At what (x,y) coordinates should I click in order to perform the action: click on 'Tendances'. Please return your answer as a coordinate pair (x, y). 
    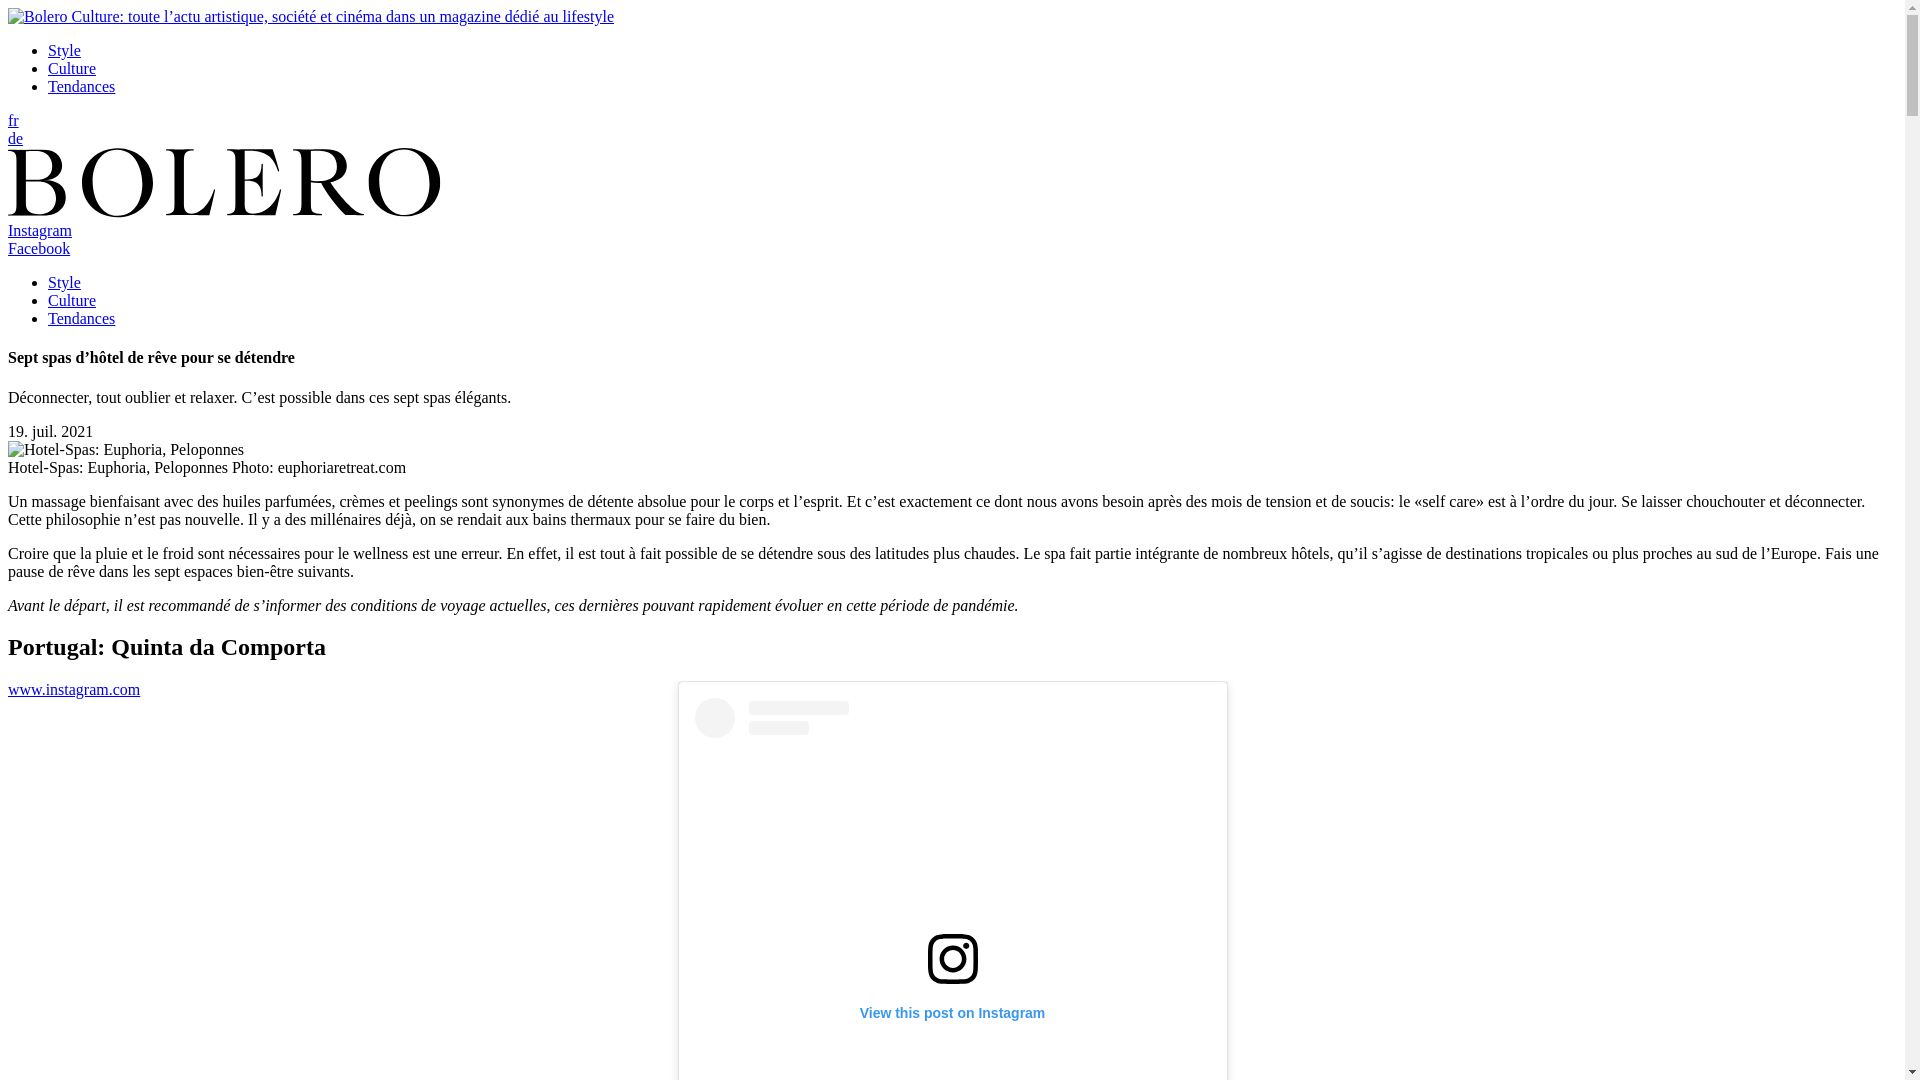
    Looking at the image, I should click on (80, 317).